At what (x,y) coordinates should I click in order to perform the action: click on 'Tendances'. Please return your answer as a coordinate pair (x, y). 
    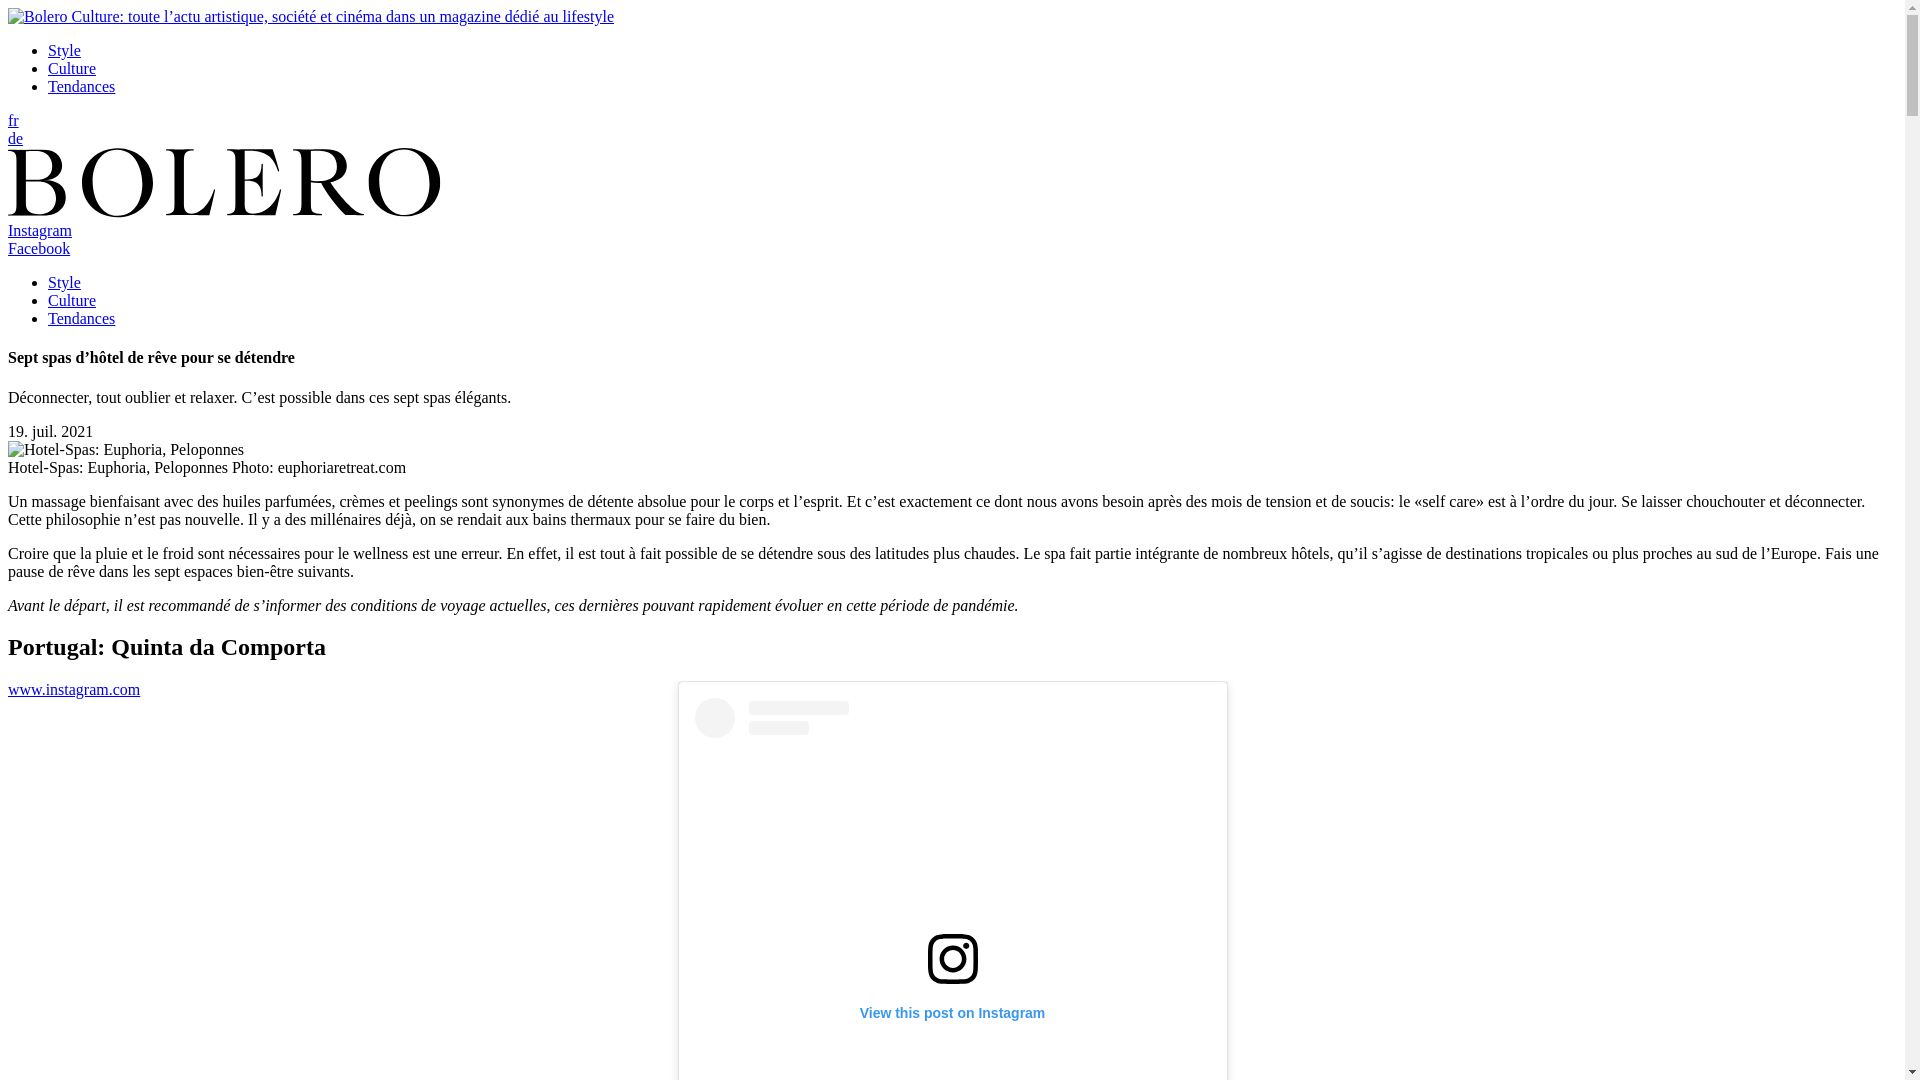
    Looking at the image, I should click on (80, 317).